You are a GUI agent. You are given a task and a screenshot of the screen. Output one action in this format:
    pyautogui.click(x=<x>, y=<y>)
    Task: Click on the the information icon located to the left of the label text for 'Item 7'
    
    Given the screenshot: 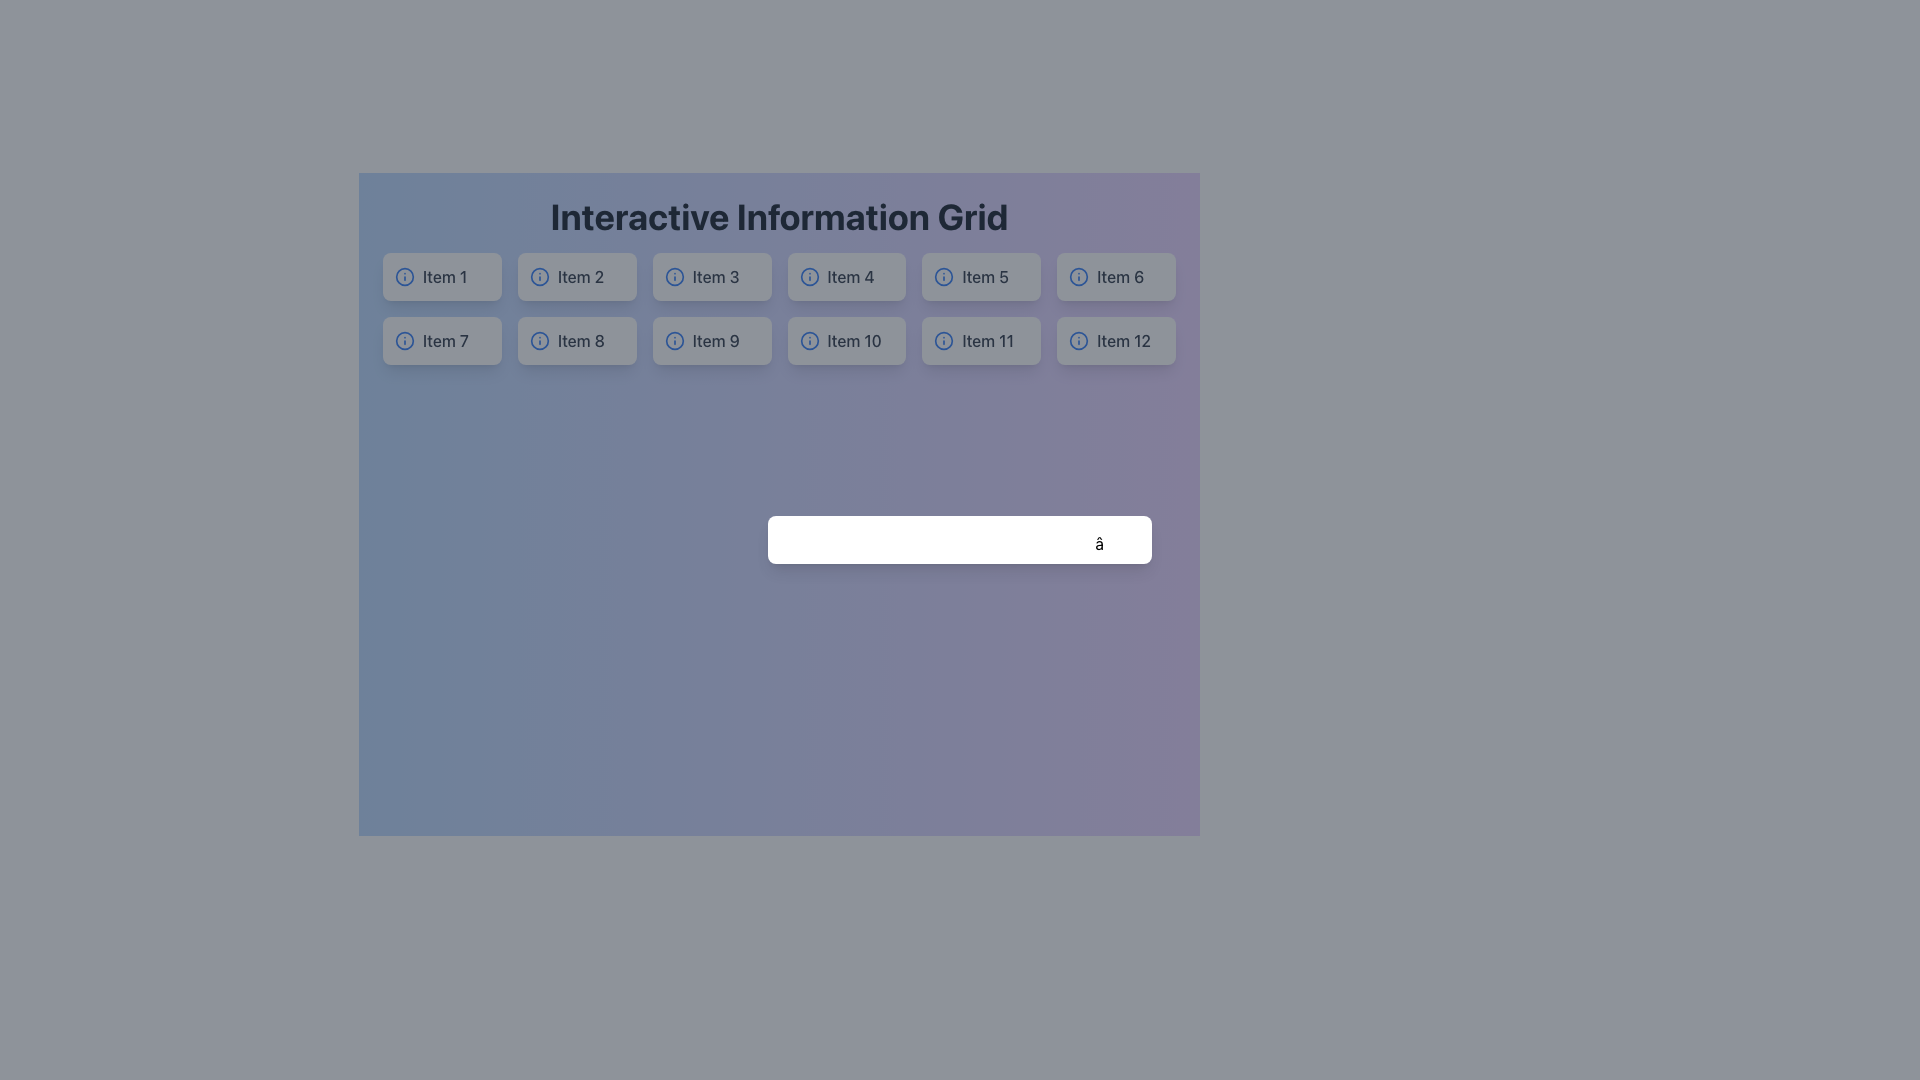 What is the action you would take?
    pyautogui.click(x=403, y=339)
    